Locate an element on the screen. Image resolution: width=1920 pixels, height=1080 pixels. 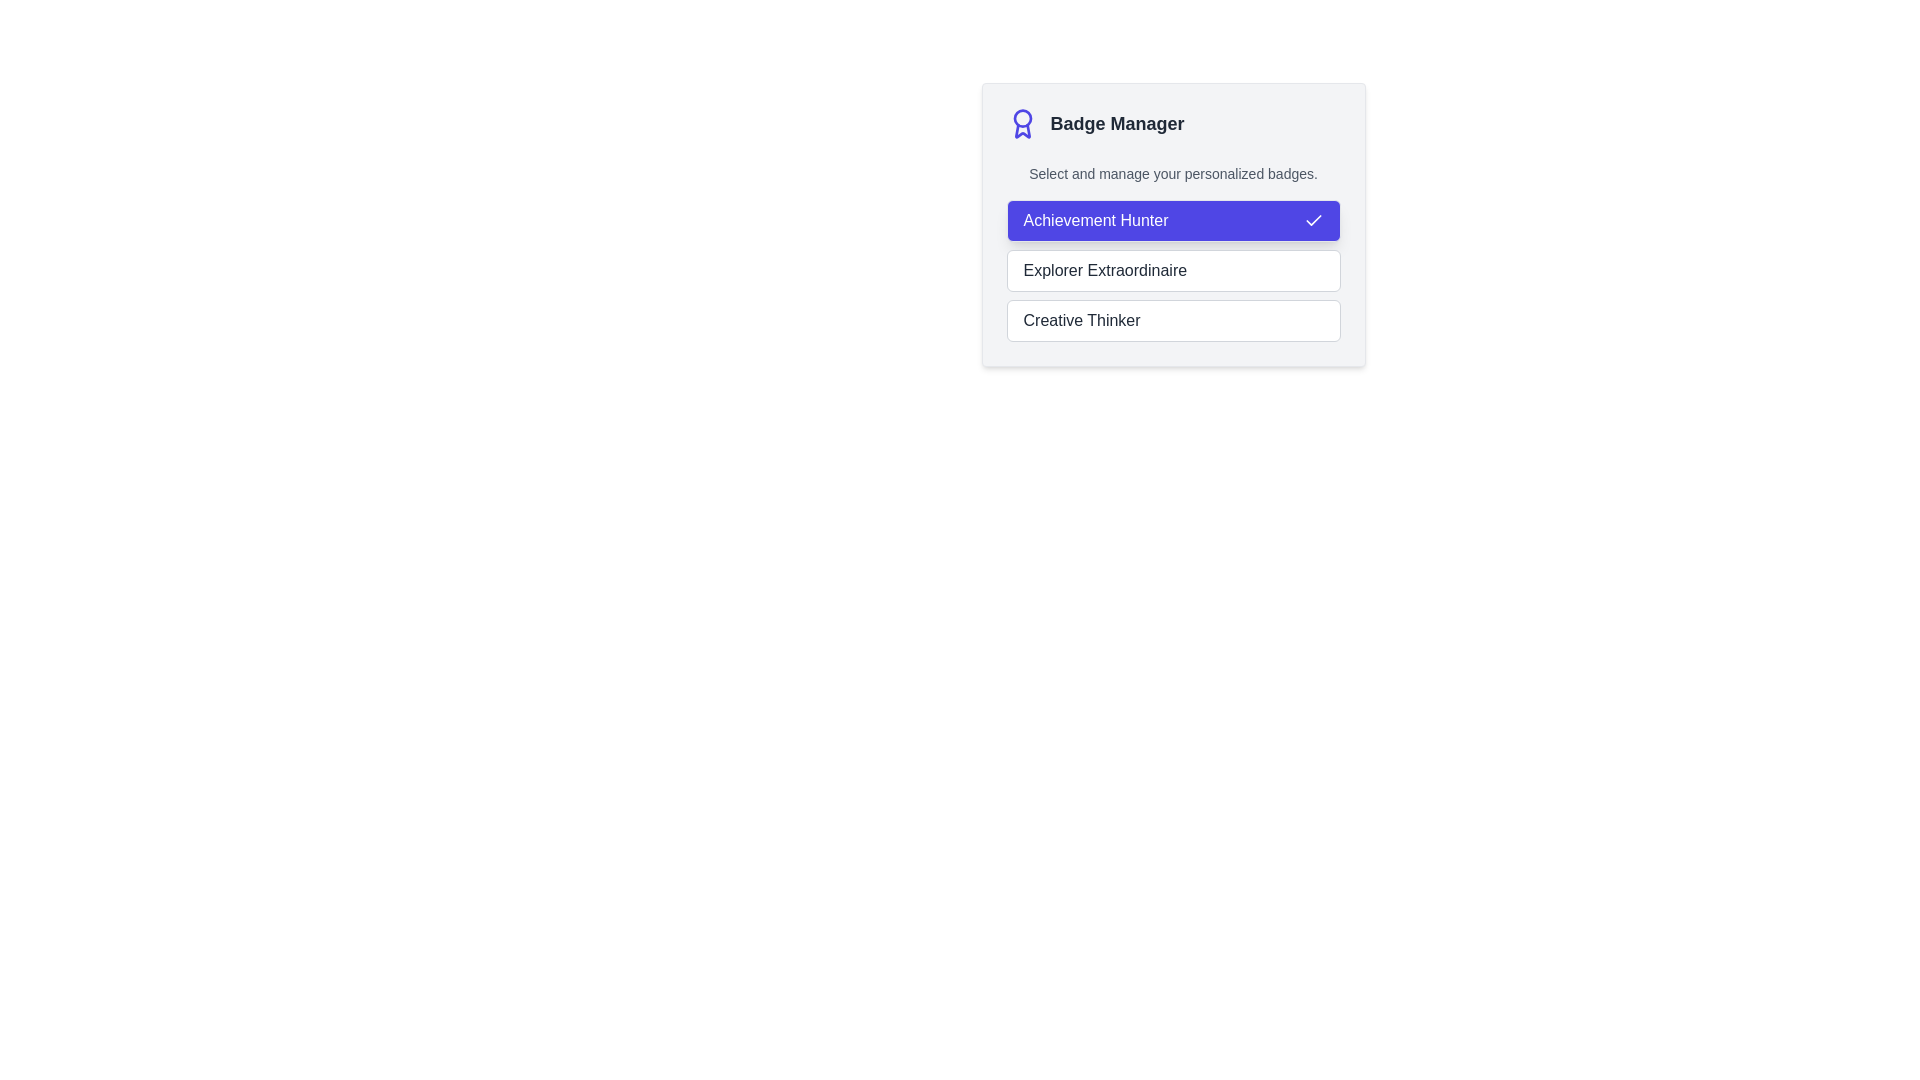
the text label 'Explorer Extraordinaire' which is centrally located in the second row of the vertical list in the 'Badge Manager' module is located at coordinates (1104, 270).